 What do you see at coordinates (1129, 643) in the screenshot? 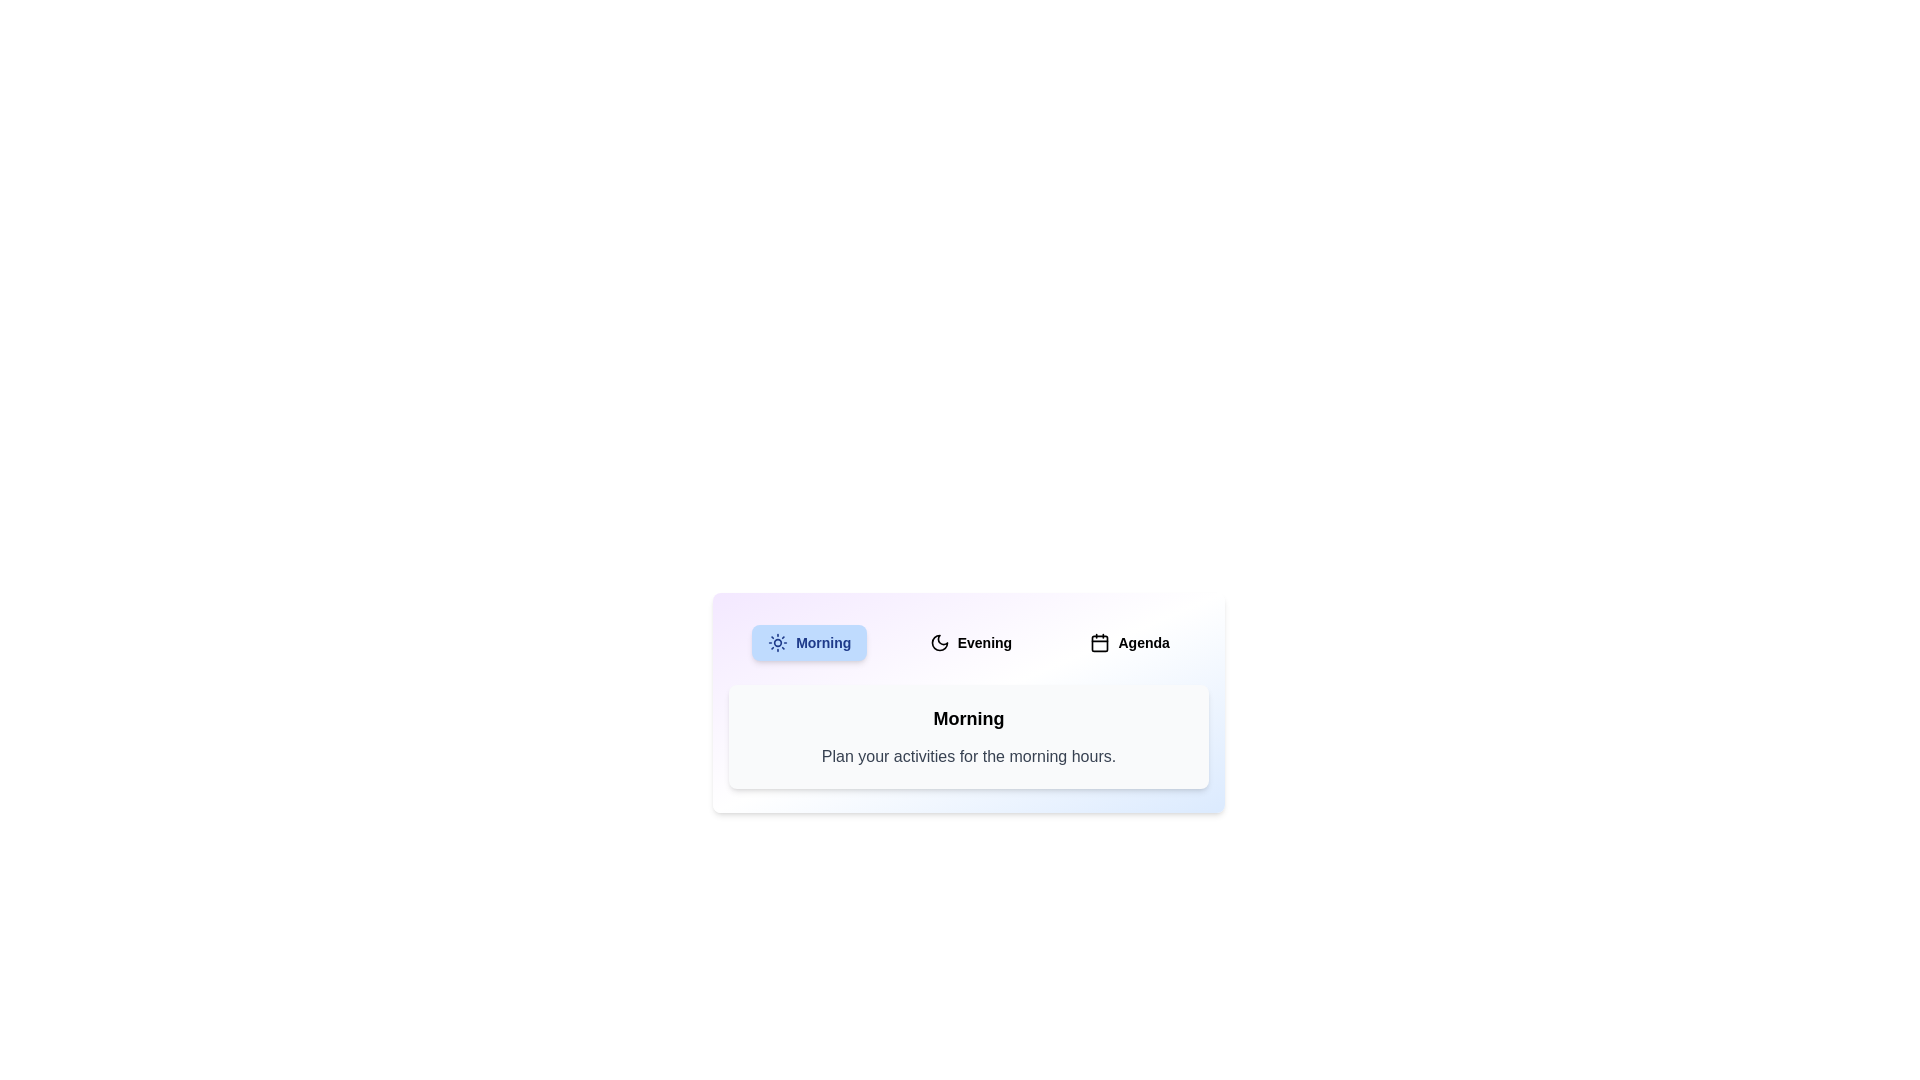
I see `the Agenda tab by clicking on its corresponding button` at bounding box center [1129, 643].